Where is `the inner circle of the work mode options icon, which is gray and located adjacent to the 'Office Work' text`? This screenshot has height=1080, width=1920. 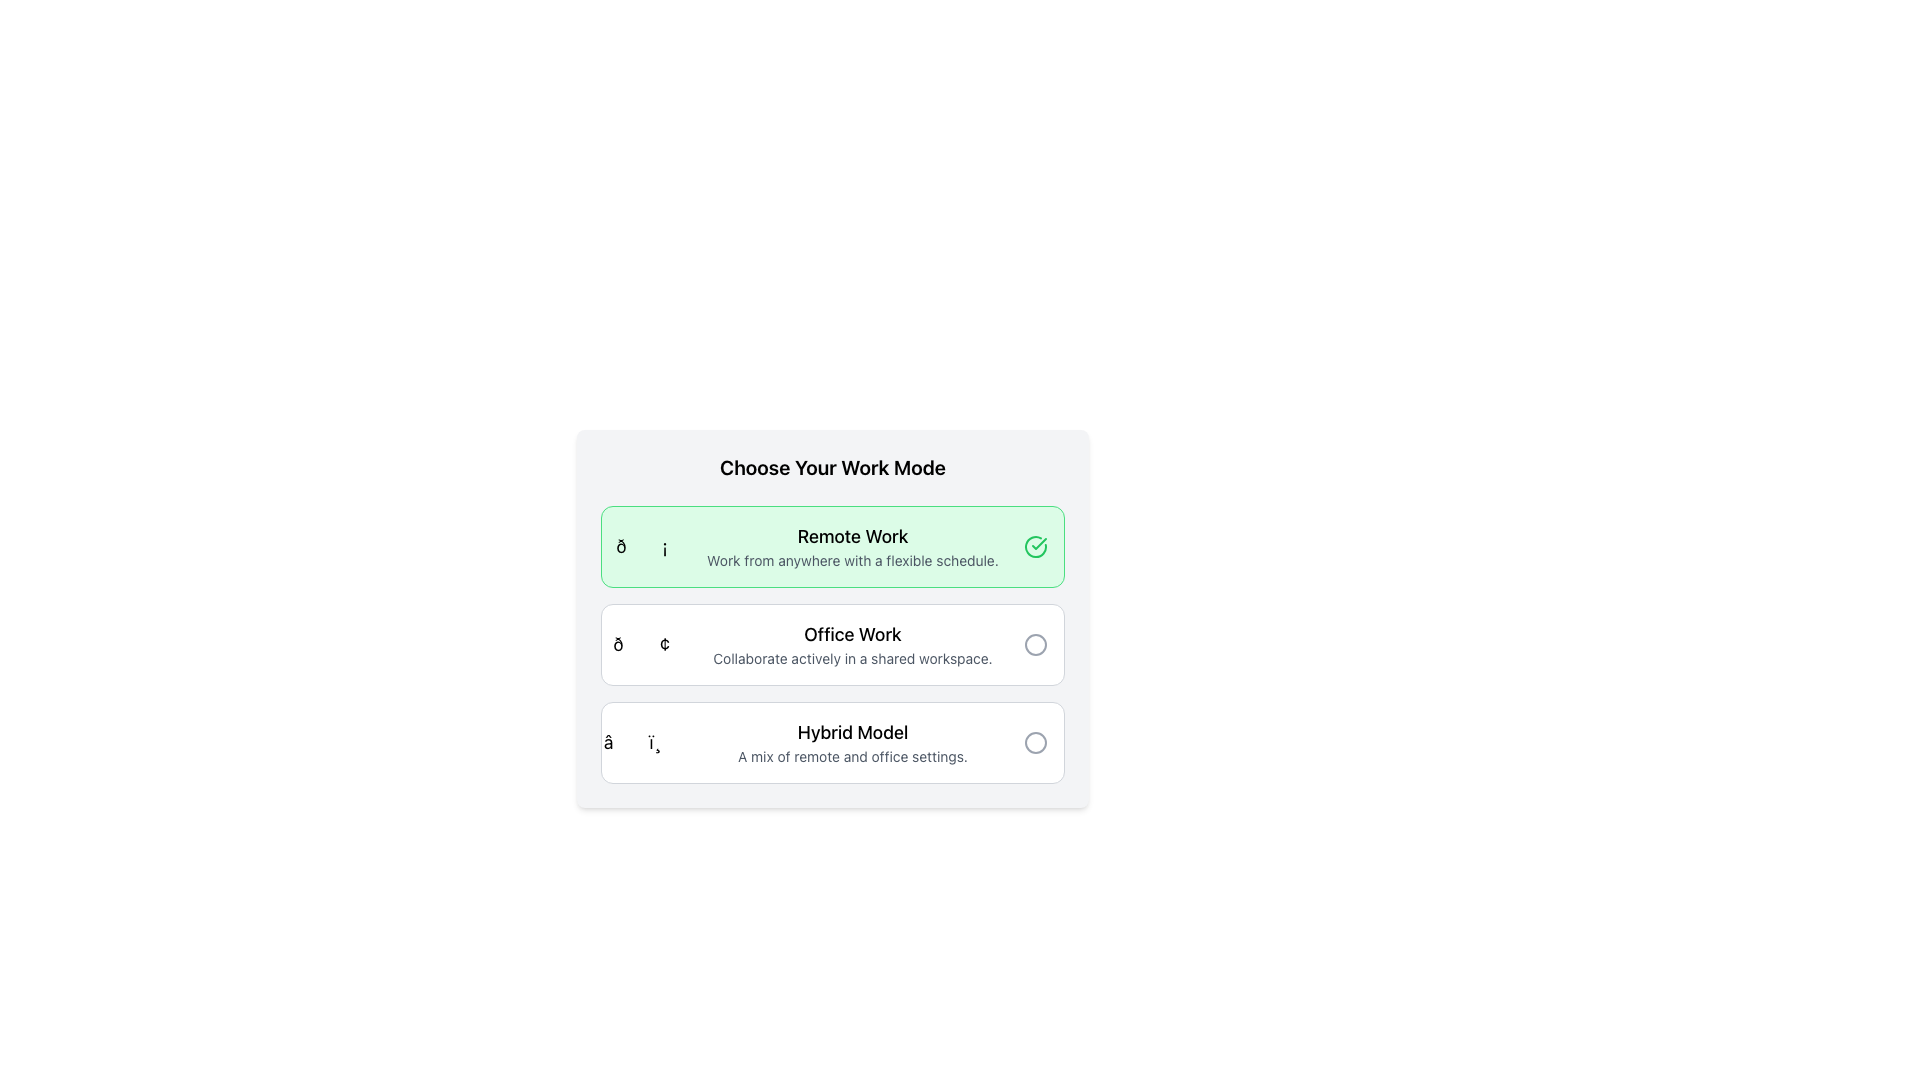
the inner circle of the work mode options icon, which is gray and located adjacent to the 'Office Work' text is located at coordinates (1036, 644).